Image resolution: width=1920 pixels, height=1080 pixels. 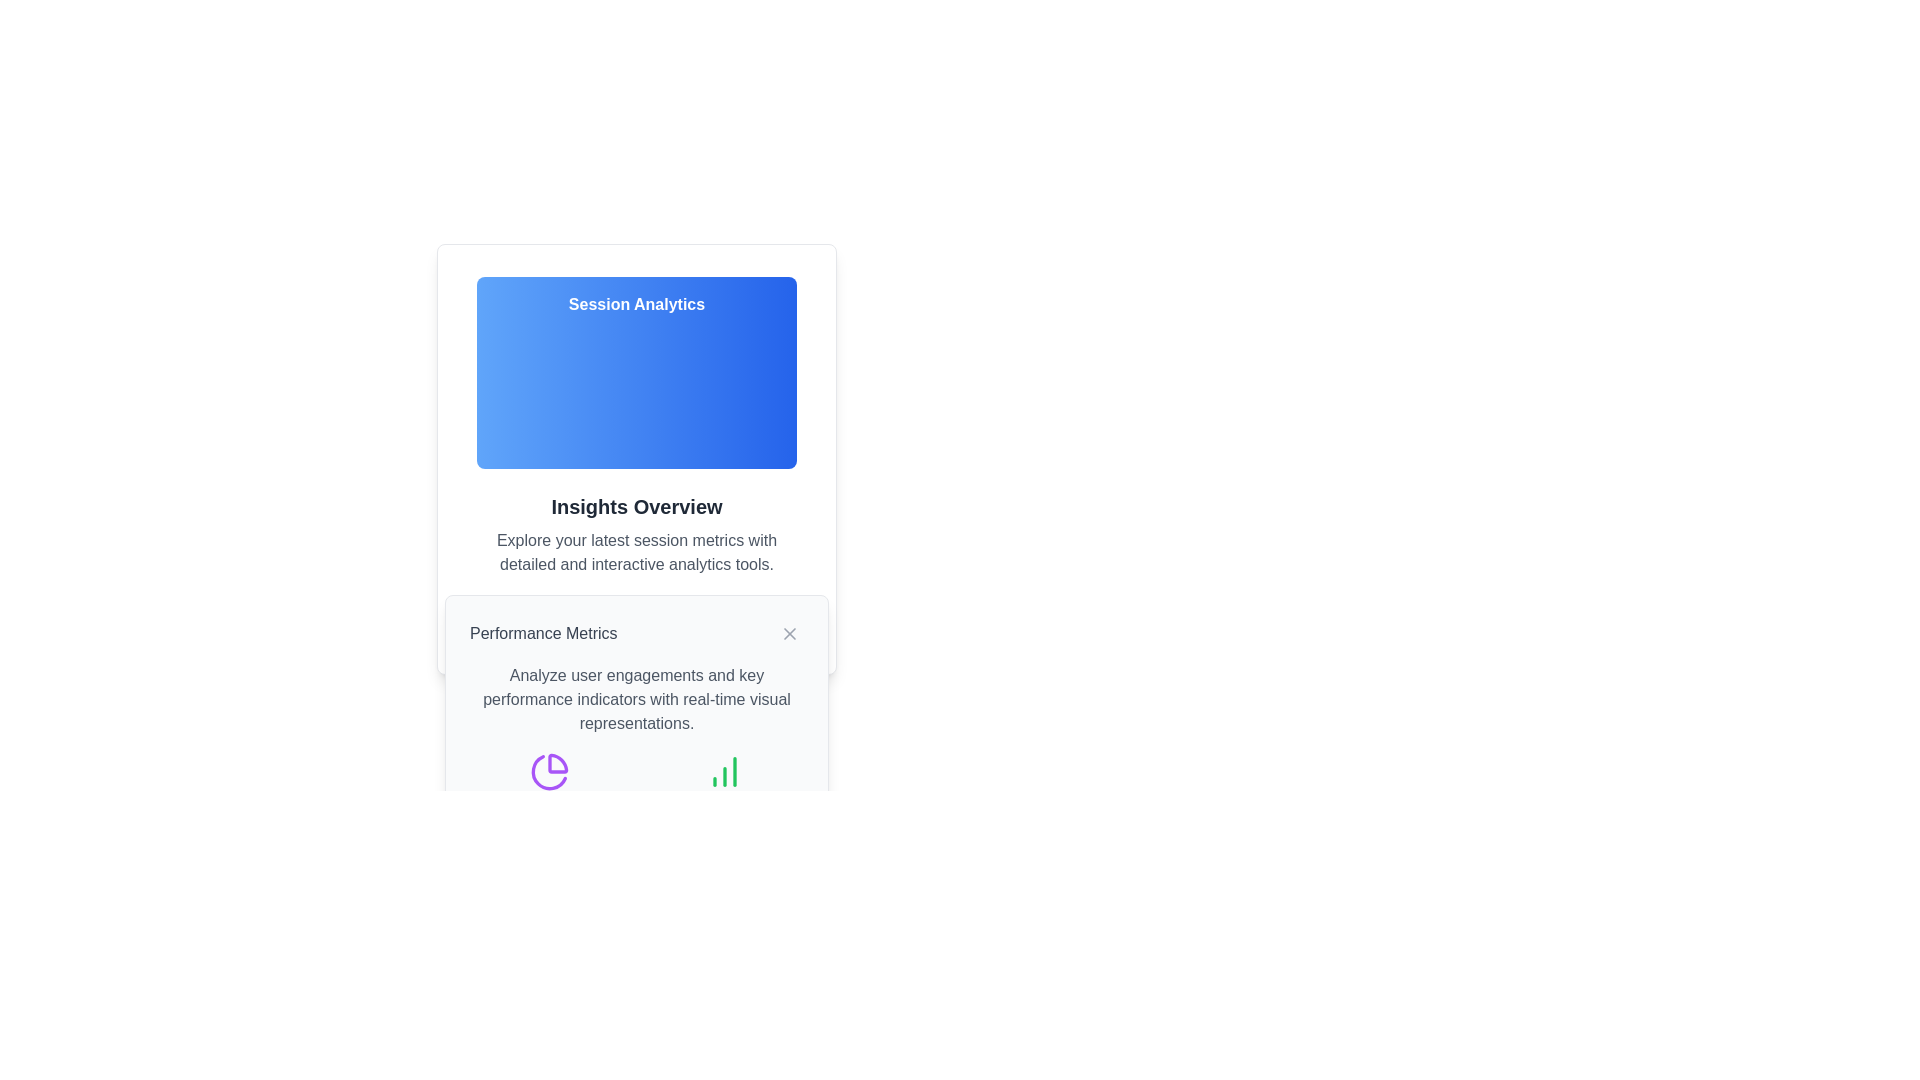 I want to click on displayed text of the bold, extra-large 'Insights Overview' label, which is centered below the 'Session Analytics' section, so click(x=636, y=505).